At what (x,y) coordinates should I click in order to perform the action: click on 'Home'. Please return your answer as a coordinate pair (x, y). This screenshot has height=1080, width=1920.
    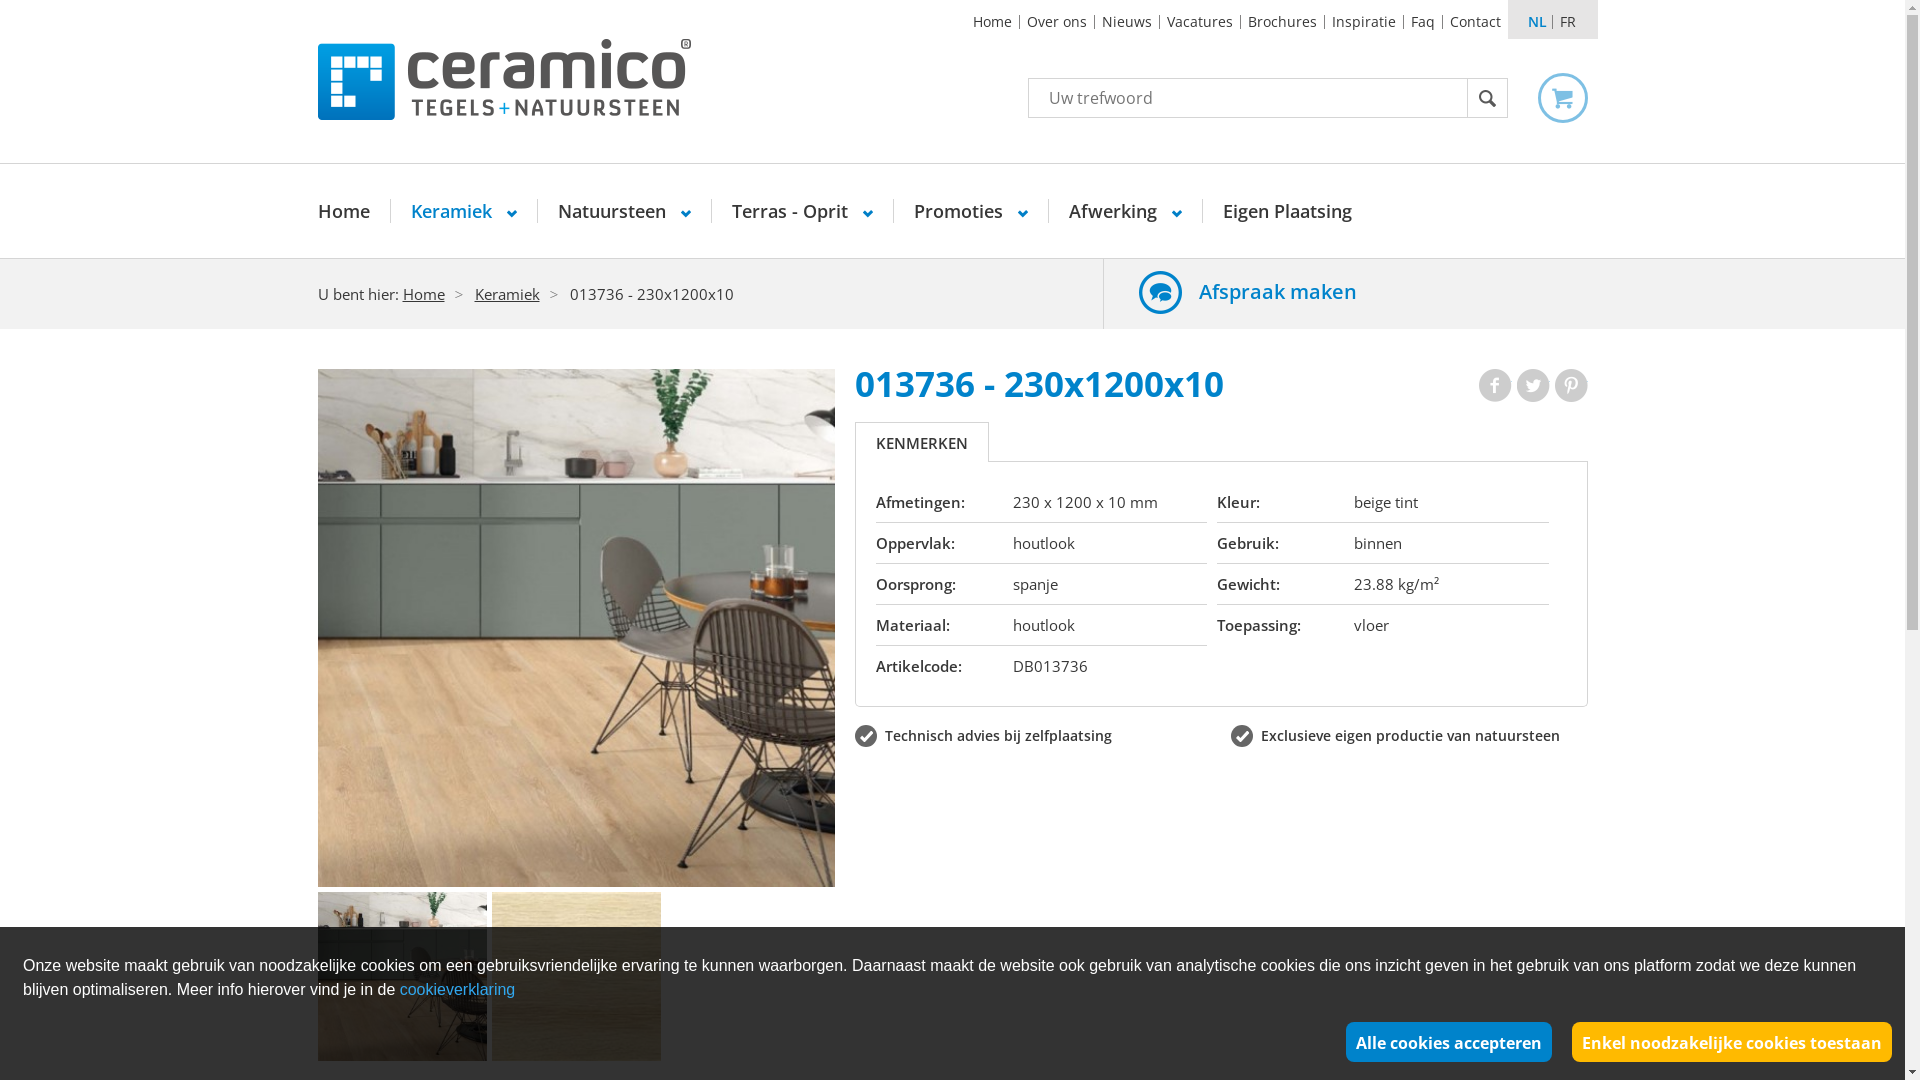
    Looking at the image, I should click on (316, 211).